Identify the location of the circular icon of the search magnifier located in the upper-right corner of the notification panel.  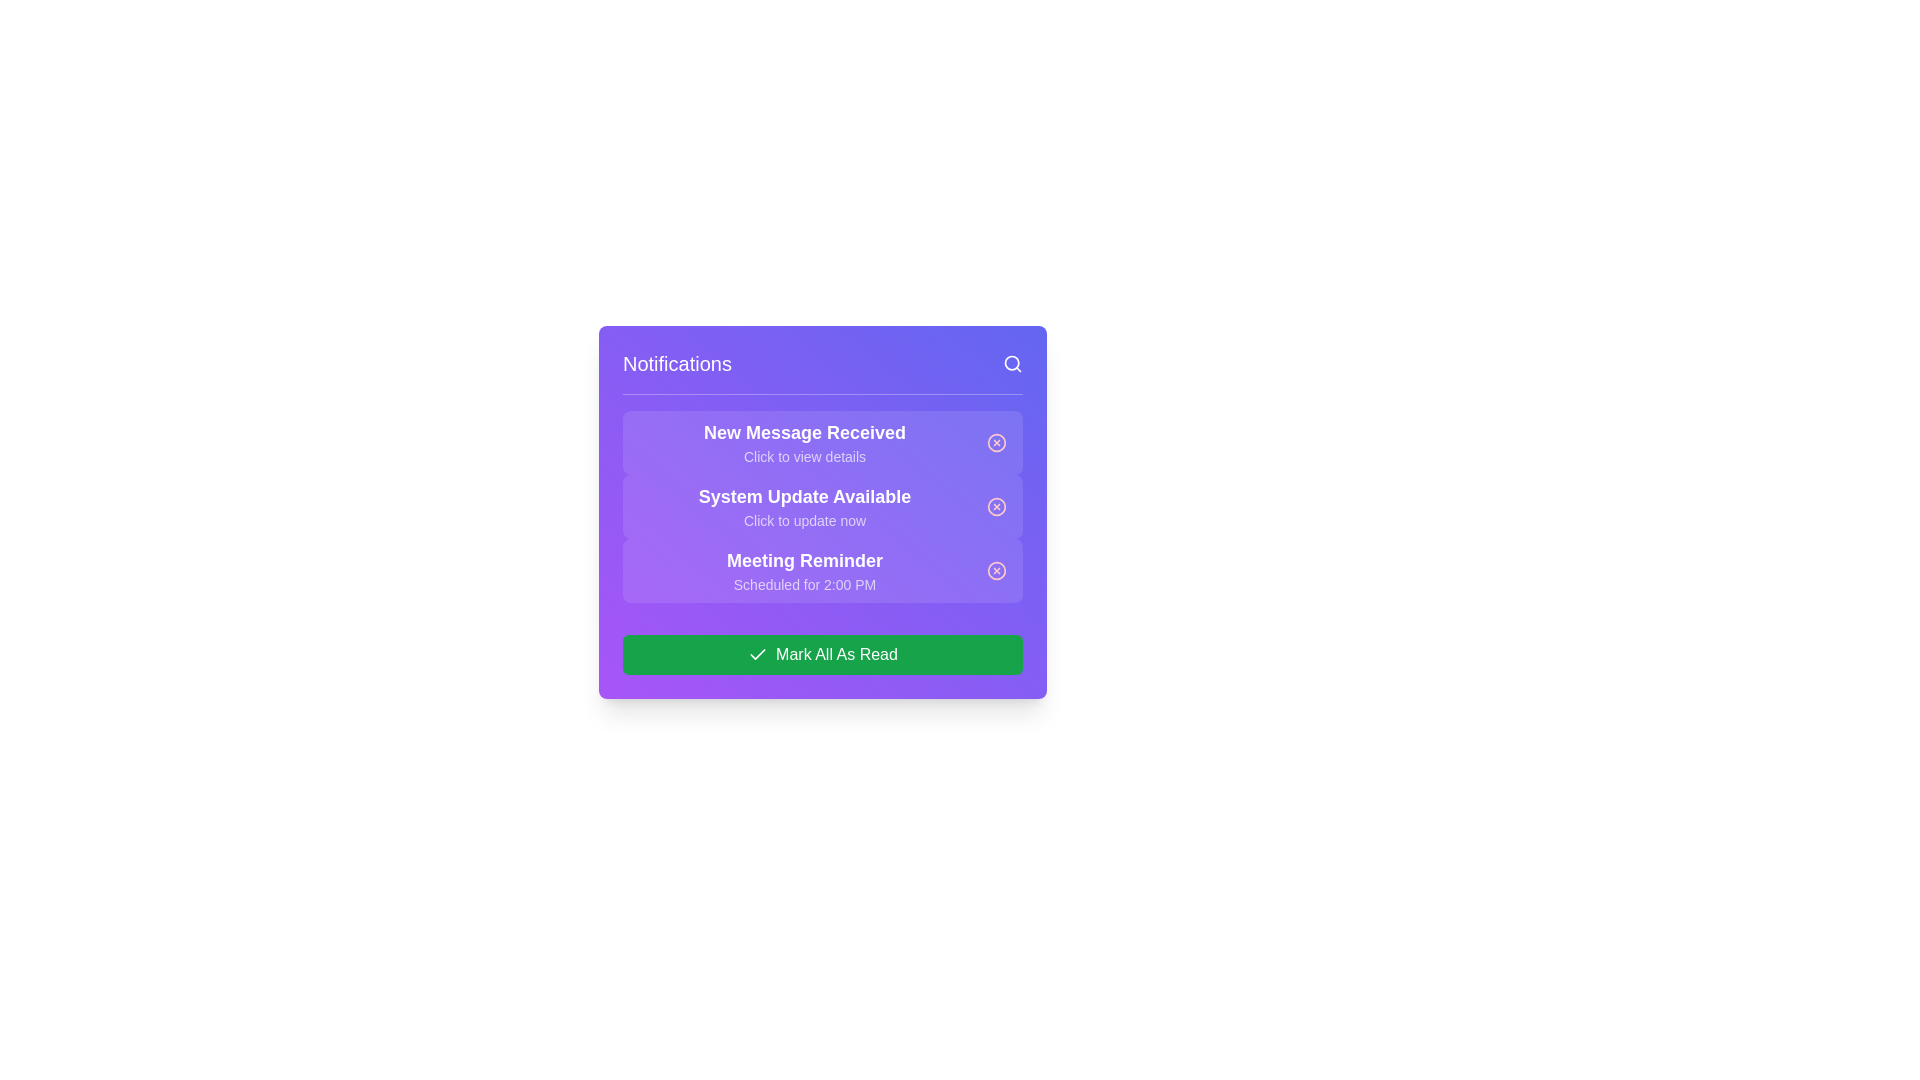
(1012, 363).